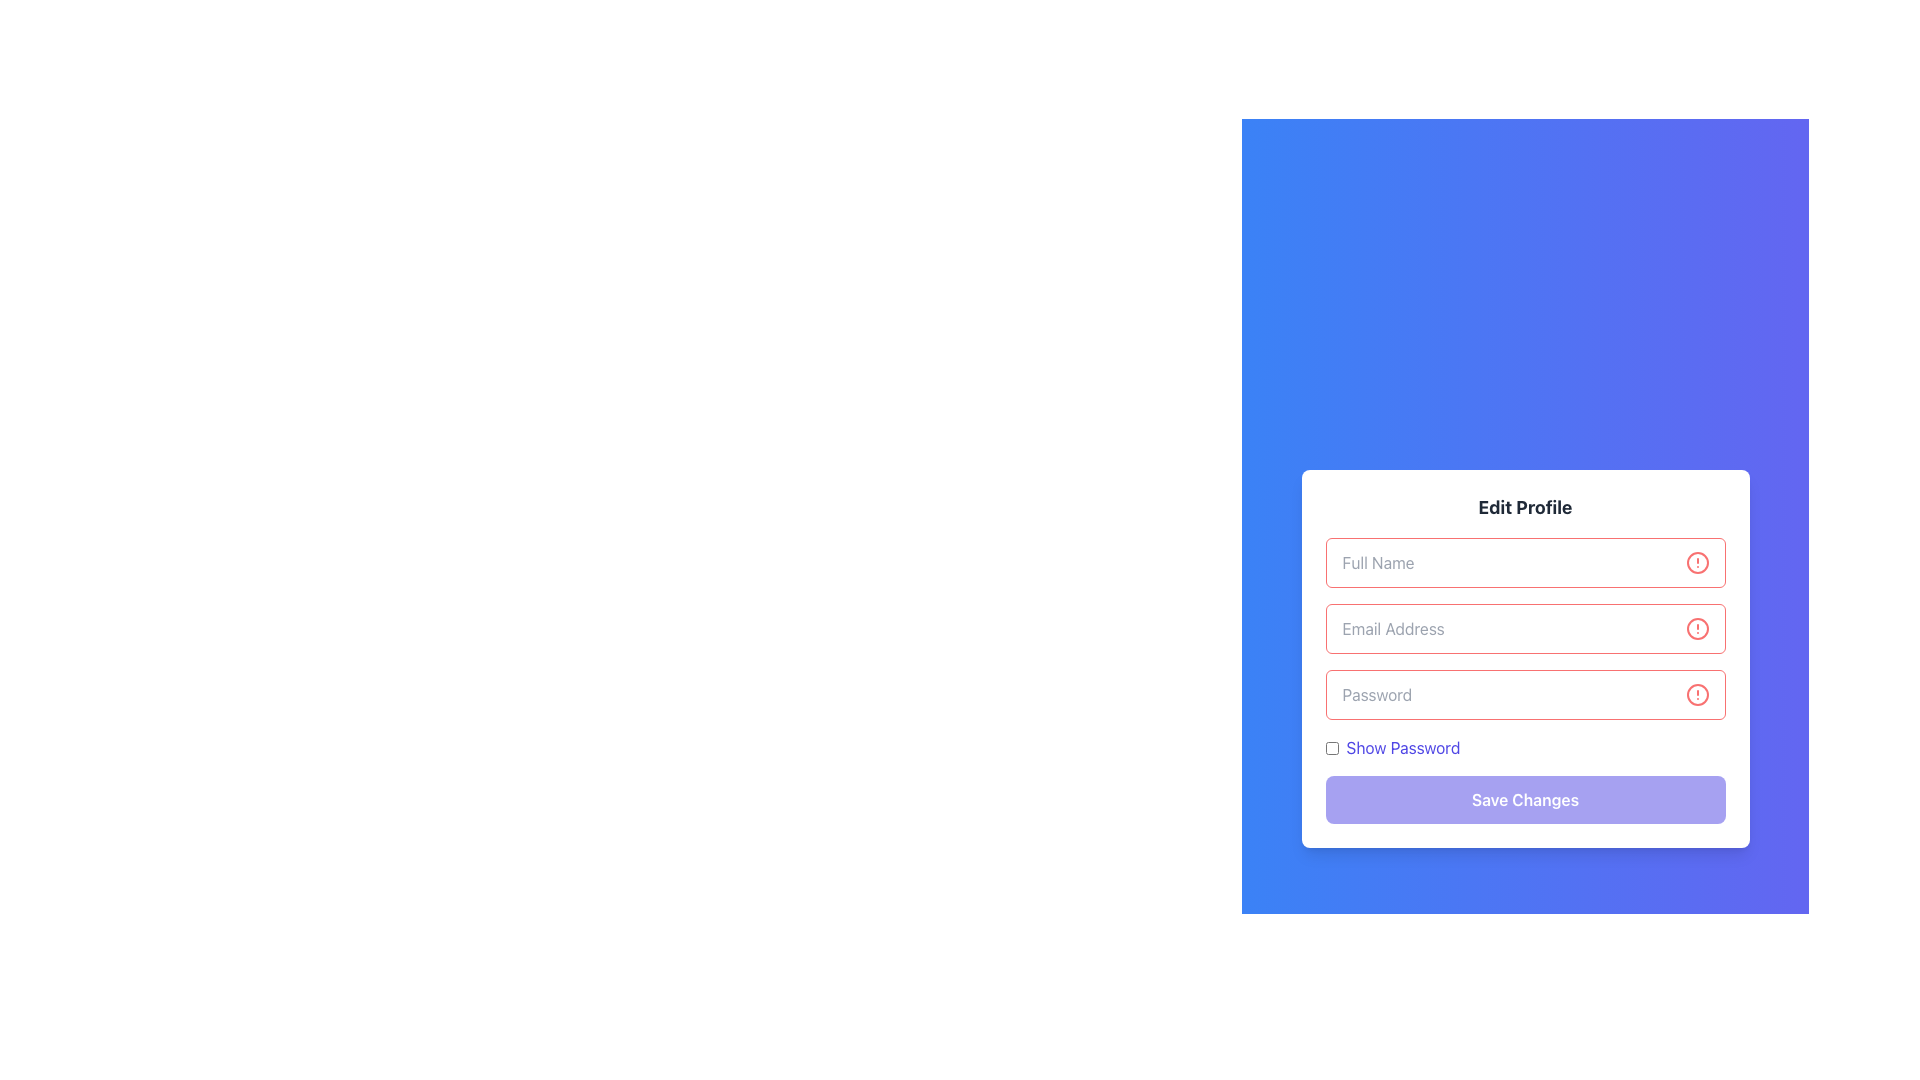  I want to click on the checkbox located below the 'Password' input field in the 'Edit Profile' form, so click(1391, 748).